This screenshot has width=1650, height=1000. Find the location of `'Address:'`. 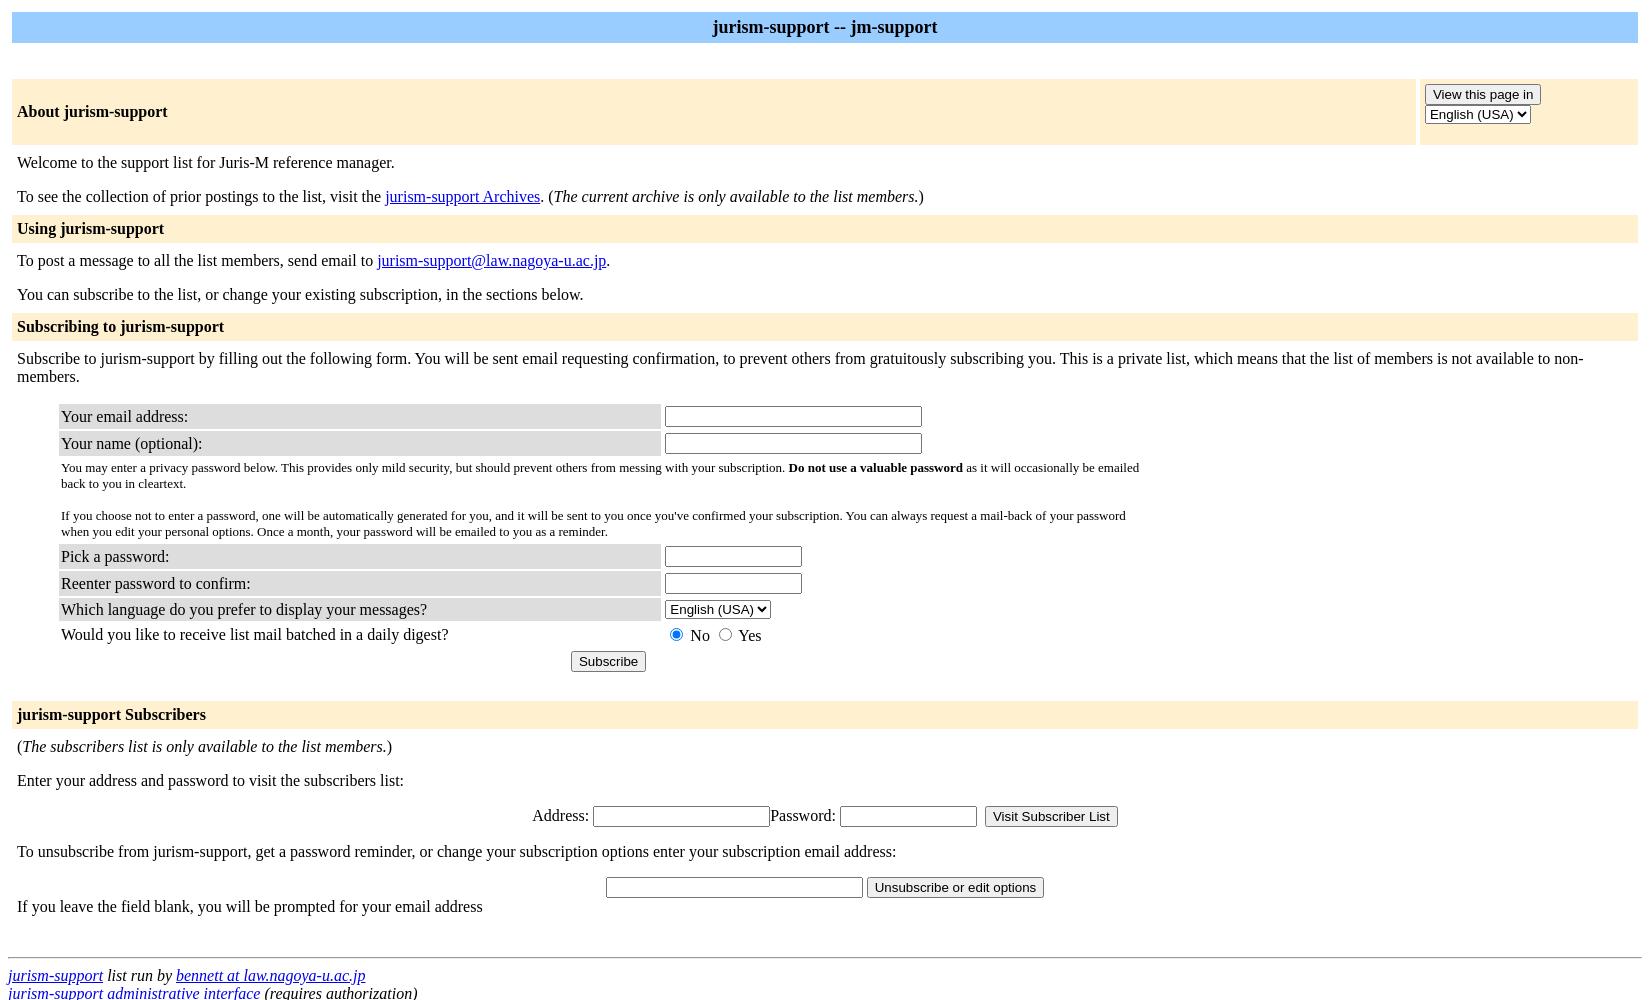

'Address:' is located at coordinates (561, 814).